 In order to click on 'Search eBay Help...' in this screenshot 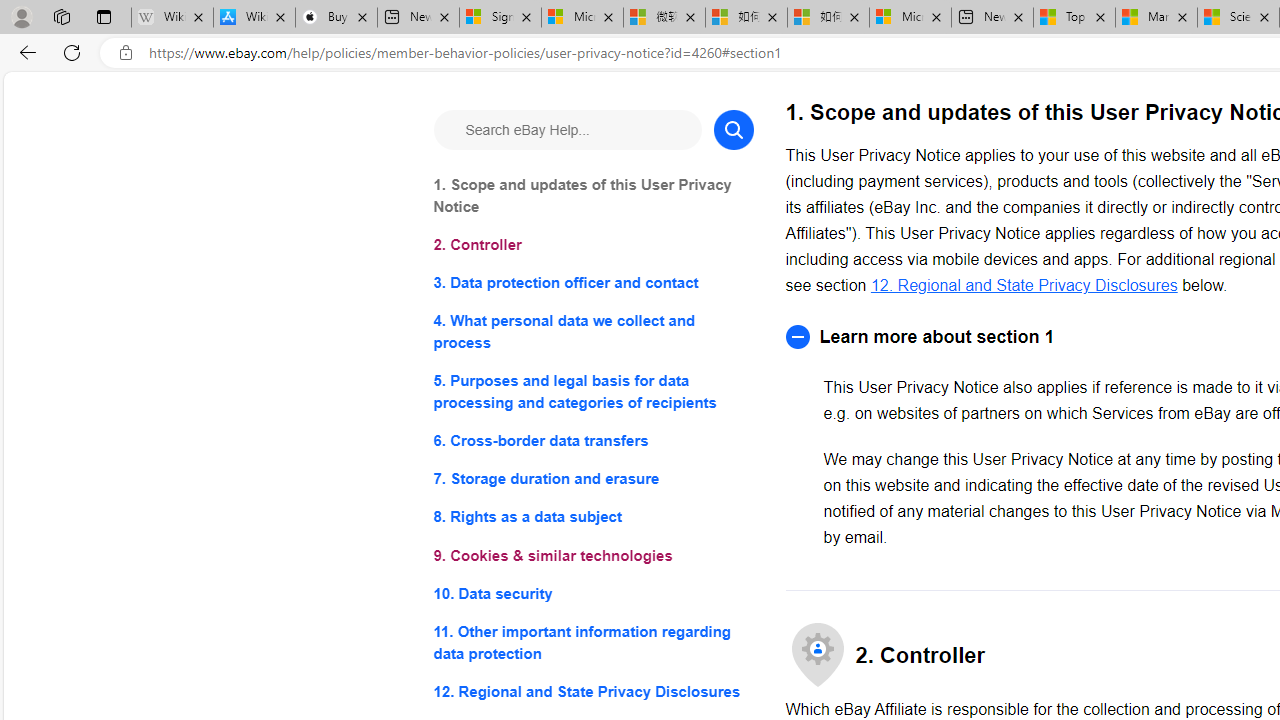, I will do `click(566, 129)`.